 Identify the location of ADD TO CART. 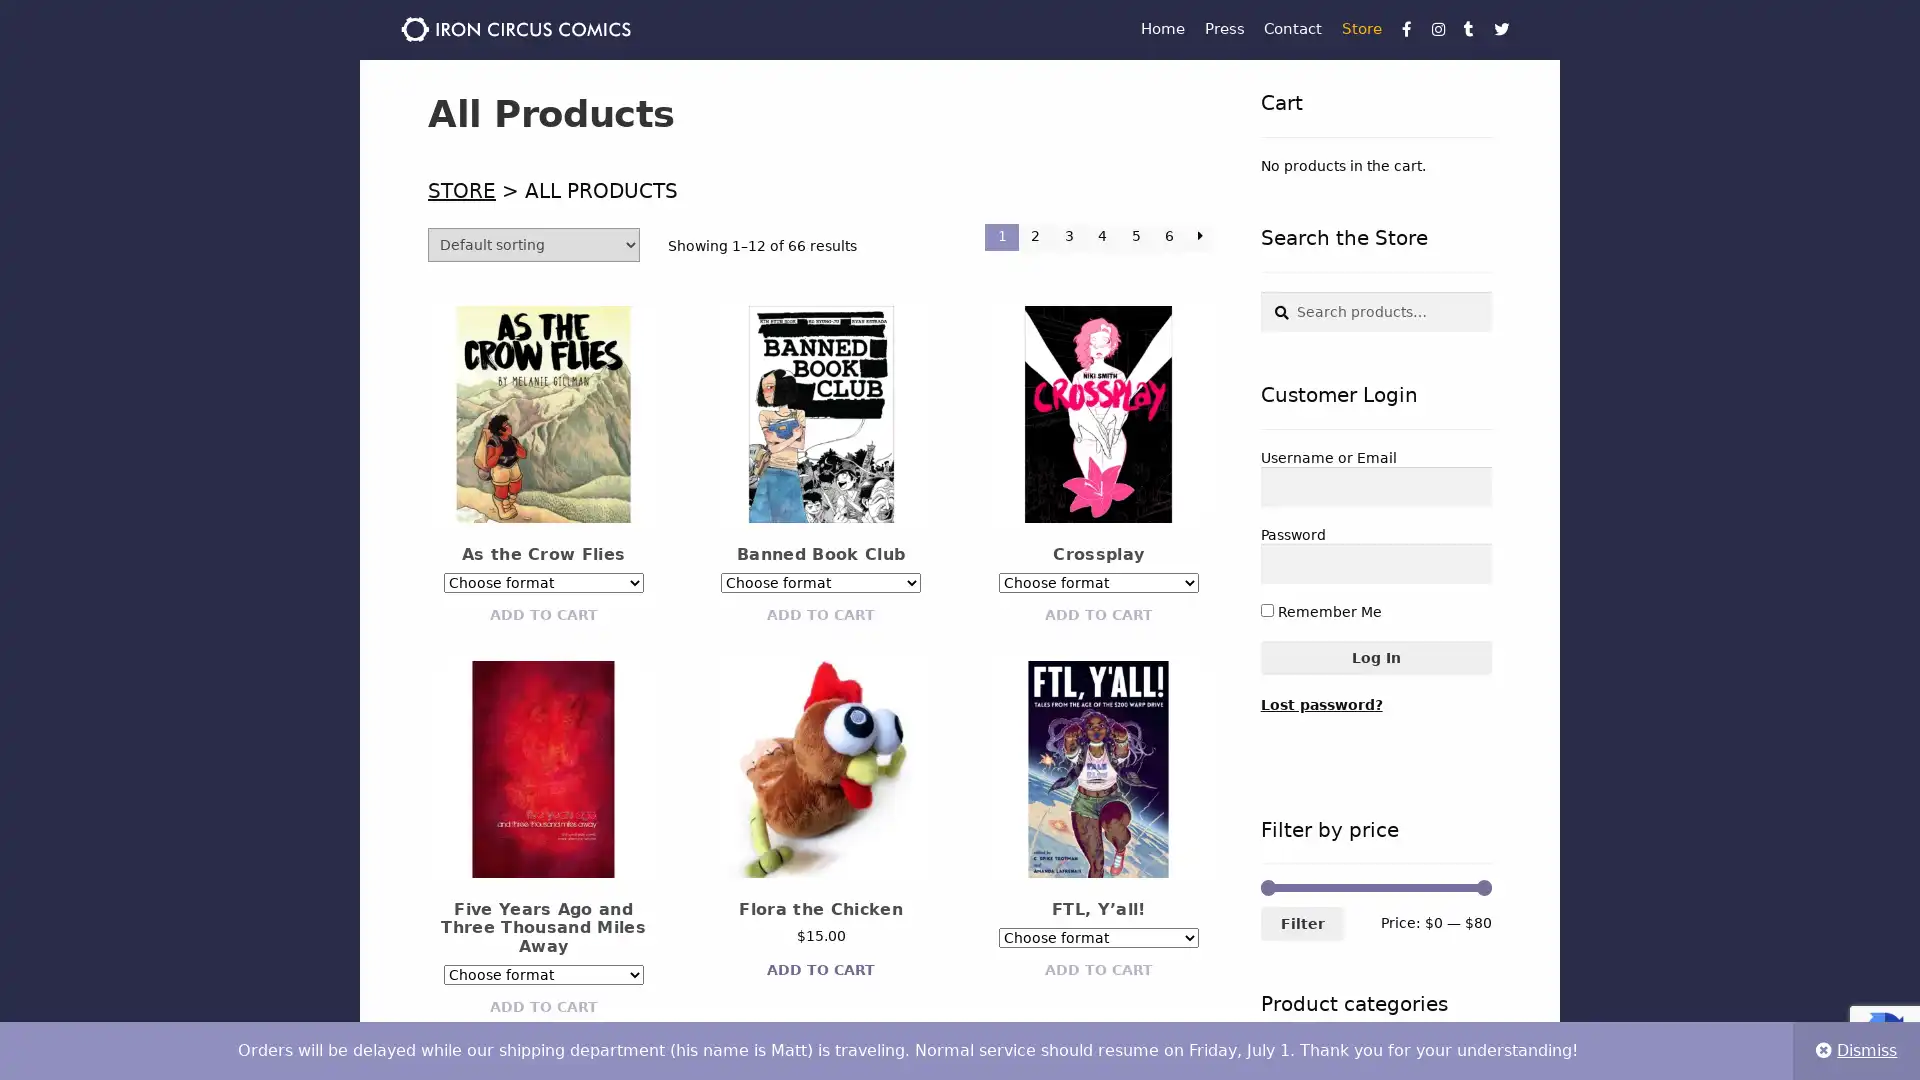
(1097, 613).